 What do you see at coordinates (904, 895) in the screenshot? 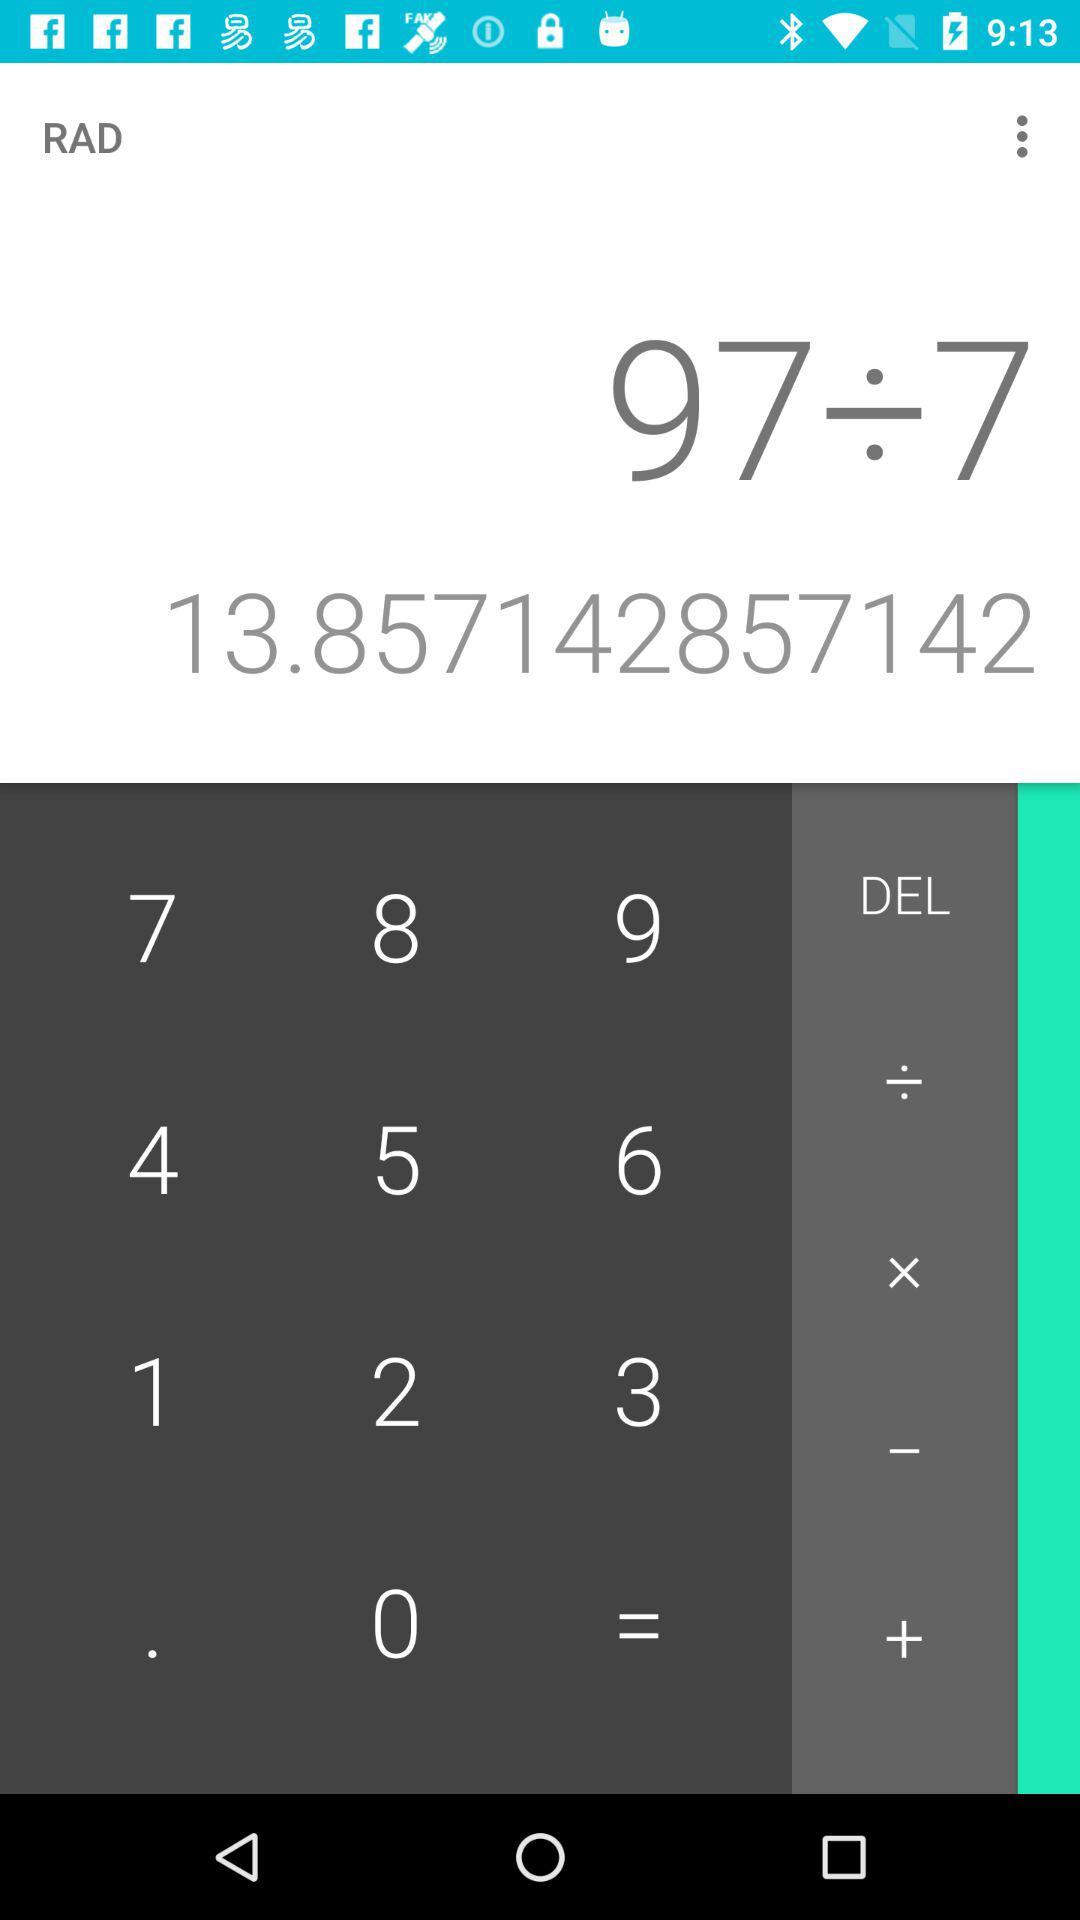
I see `button next to the inv item` at bounding box center [904, 895].